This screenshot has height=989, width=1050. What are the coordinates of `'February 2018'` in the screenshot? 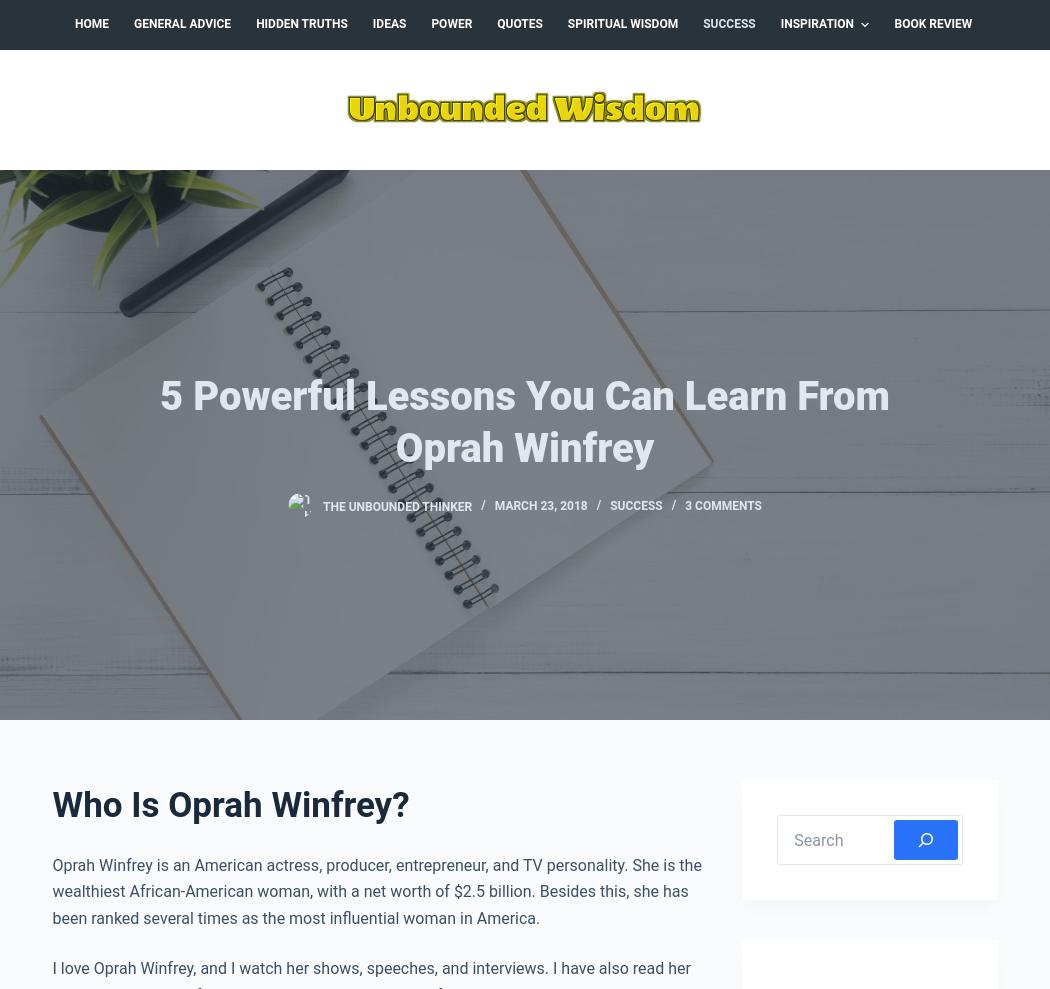 It's located at (828, 12).